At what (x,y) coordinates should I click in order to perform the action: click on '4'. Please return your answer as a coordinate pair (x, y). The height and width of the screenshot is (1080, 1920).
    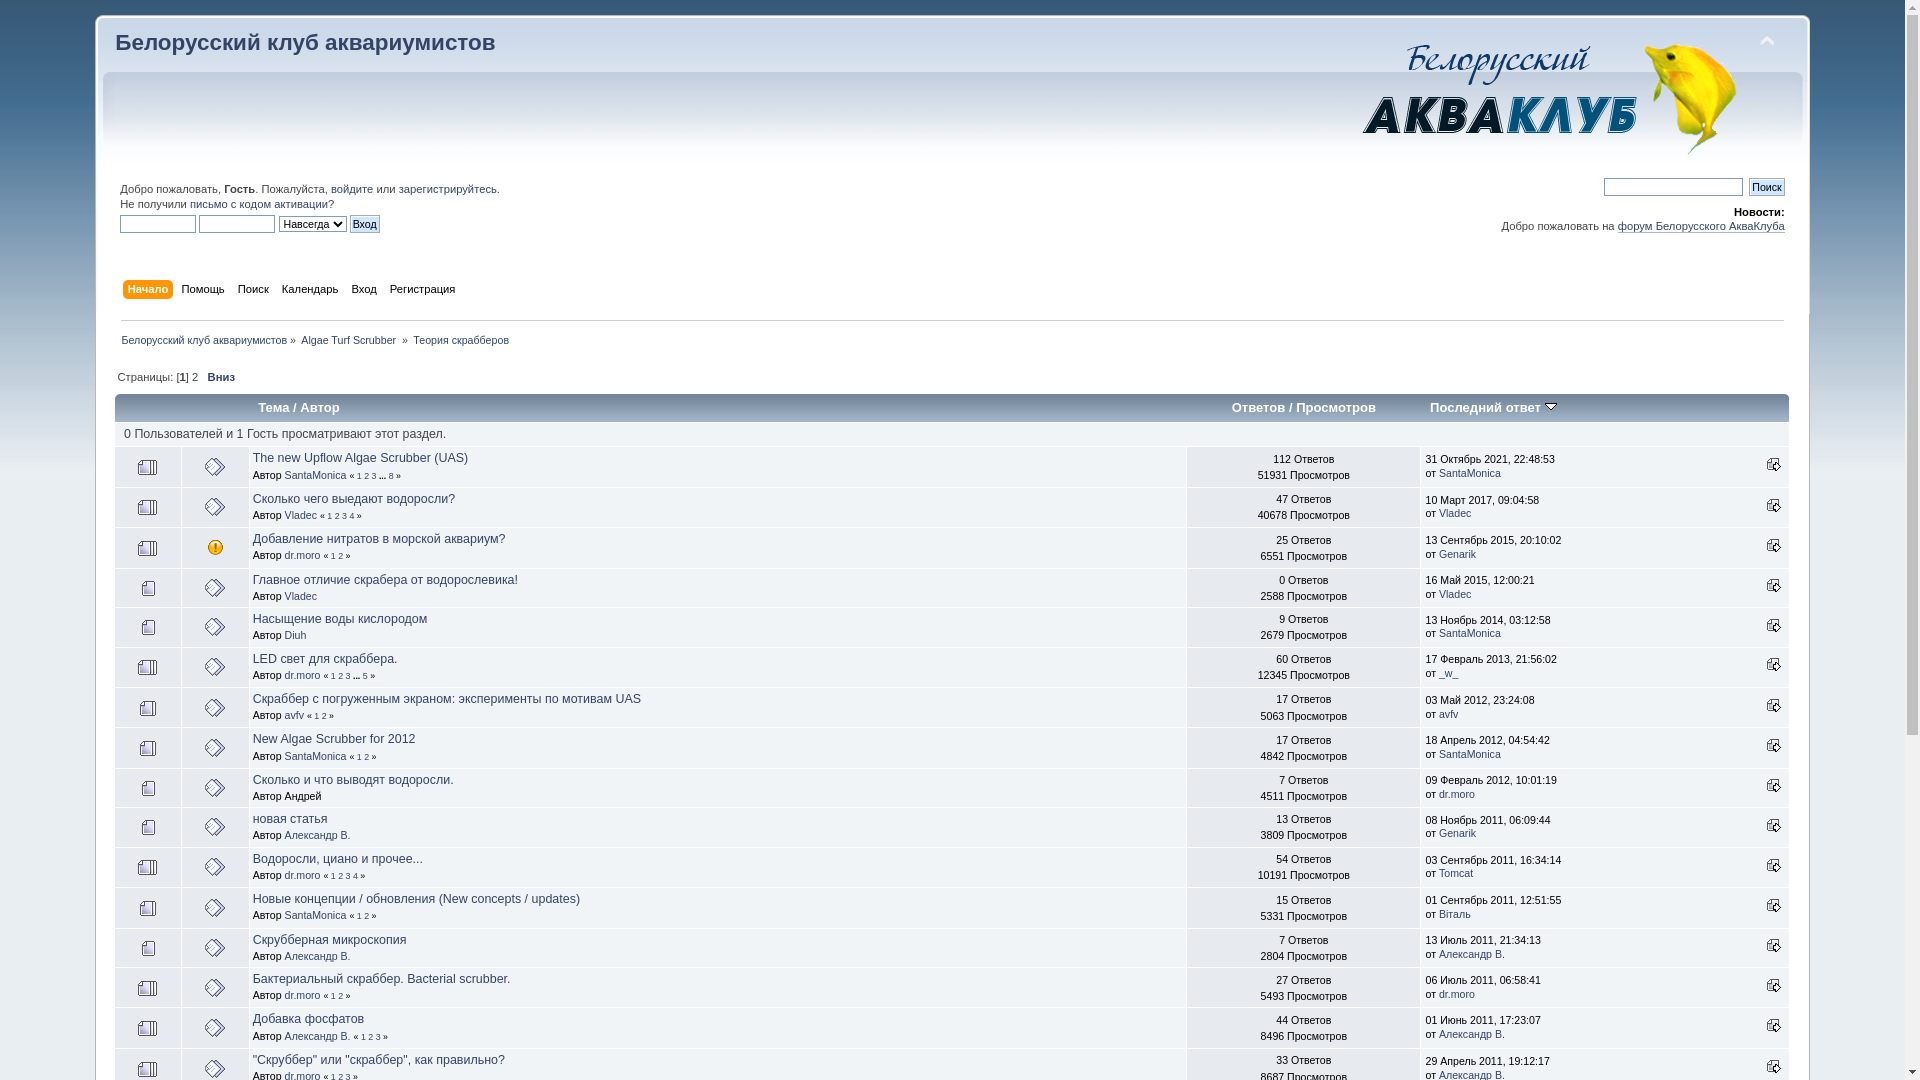
    Looking at the image, I should click on (353, 874).